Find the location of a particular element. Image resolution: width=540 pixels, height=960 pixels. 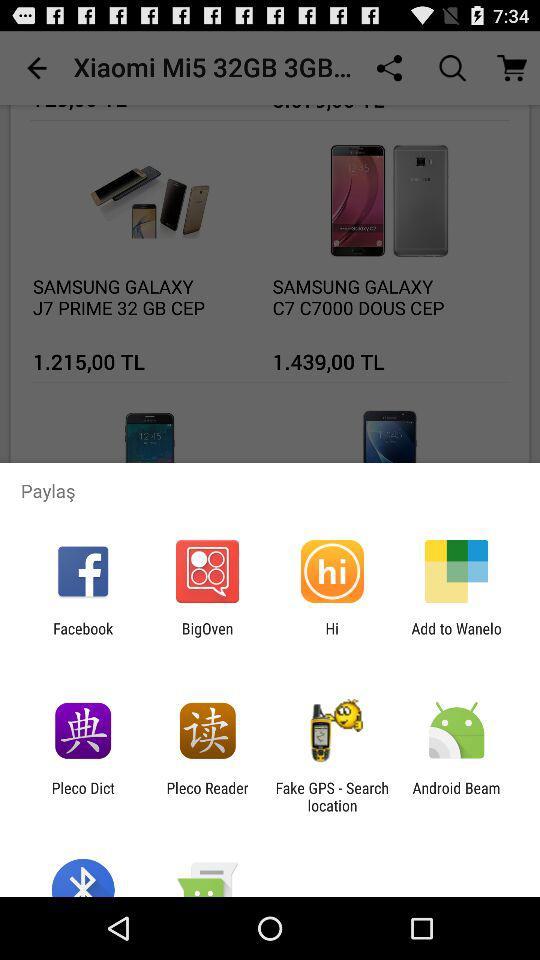

bigoven is located at coordinates (206, 636).